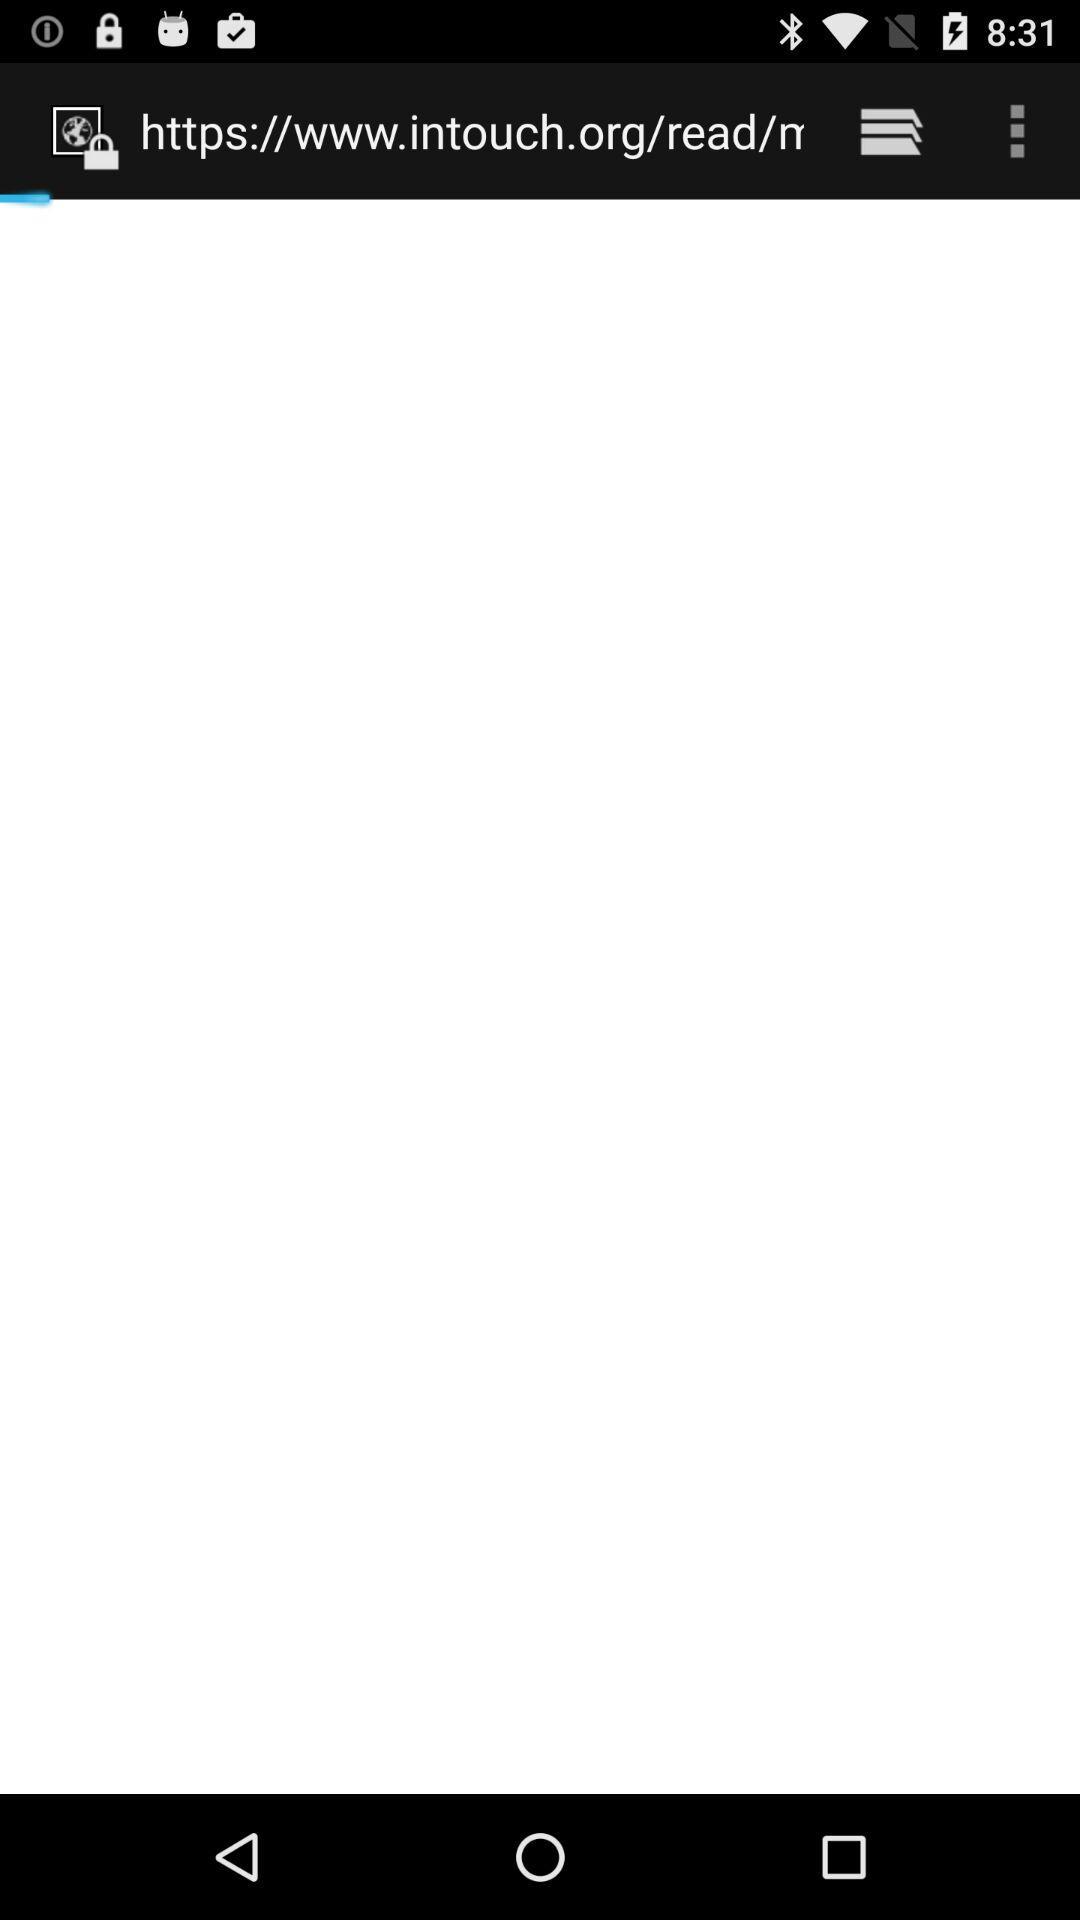  Describe the element at coordinates (472, 130) in the screenshot. I see `https www intouch icon` at that location.